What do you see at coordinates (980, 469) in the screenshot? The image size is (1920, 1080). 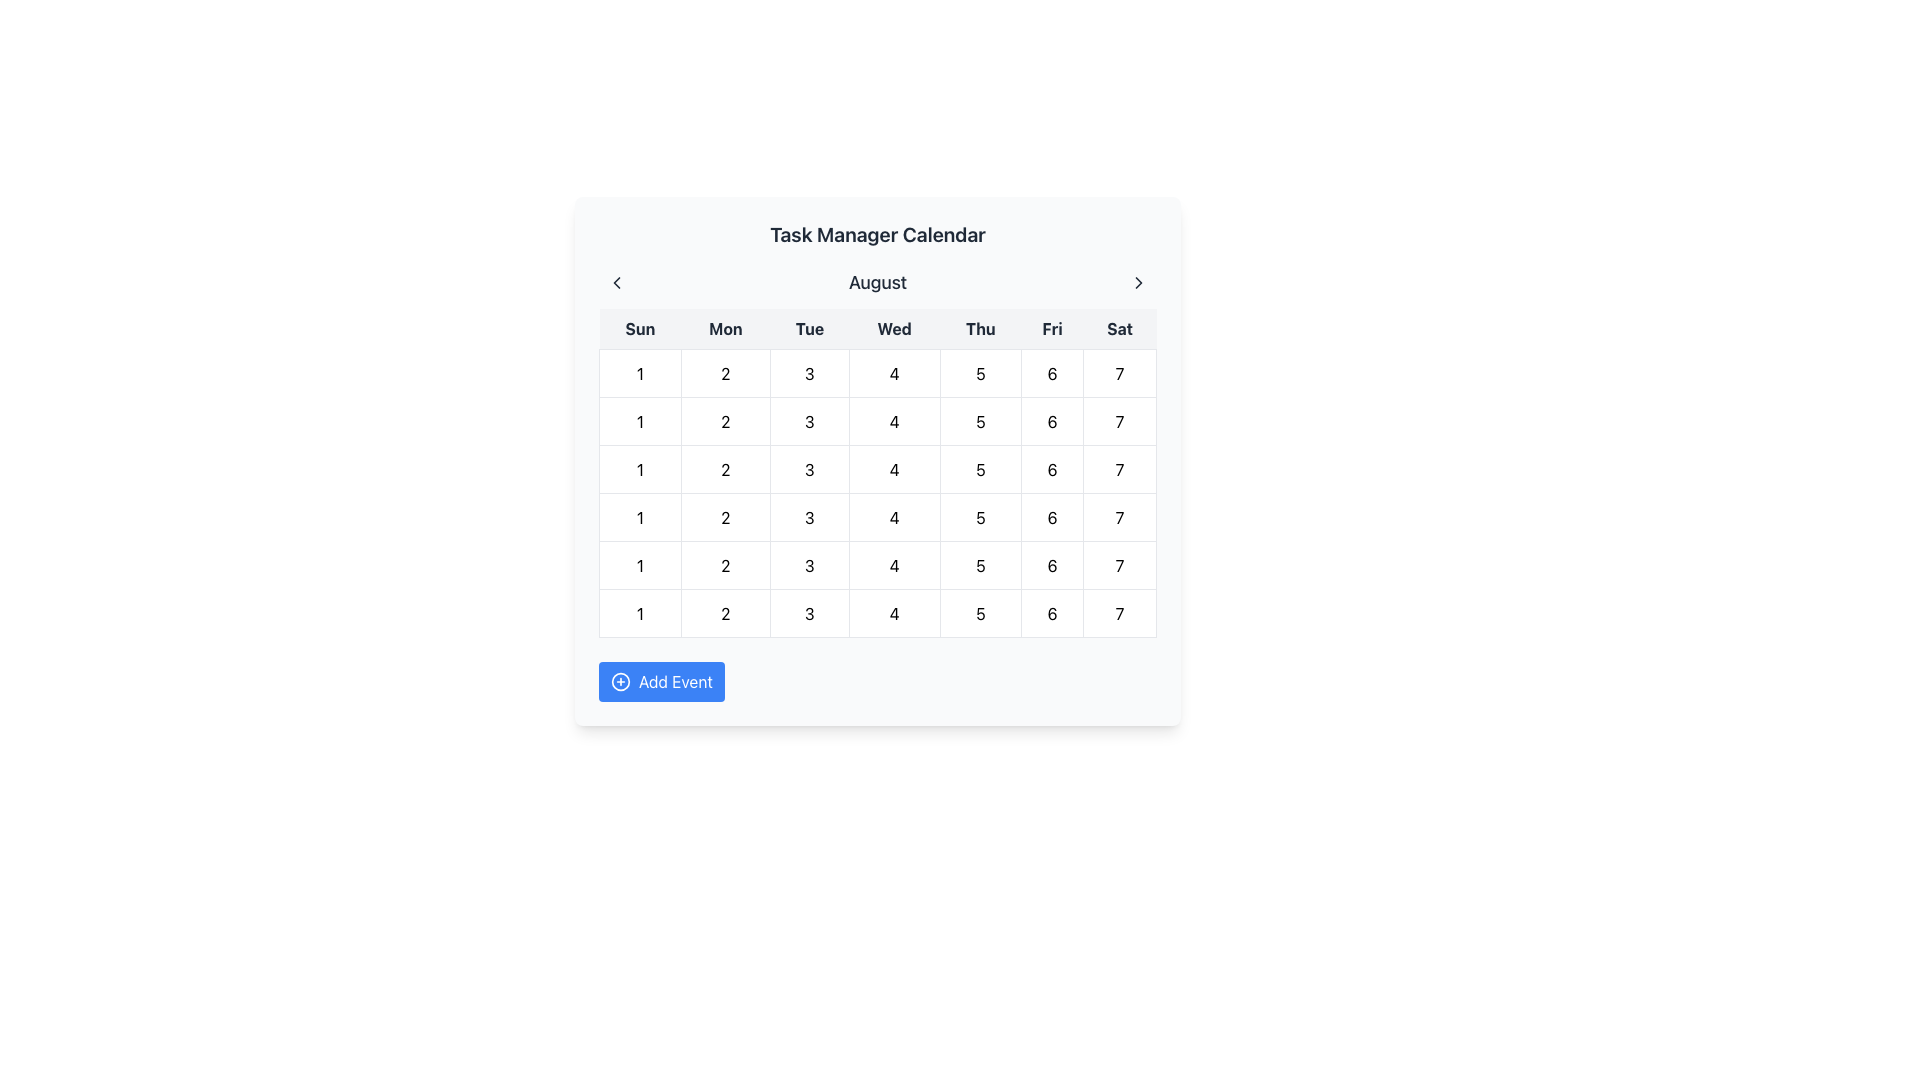 I see `the Calendar date cell representing the date '5'` at bounding box center [980, 469].